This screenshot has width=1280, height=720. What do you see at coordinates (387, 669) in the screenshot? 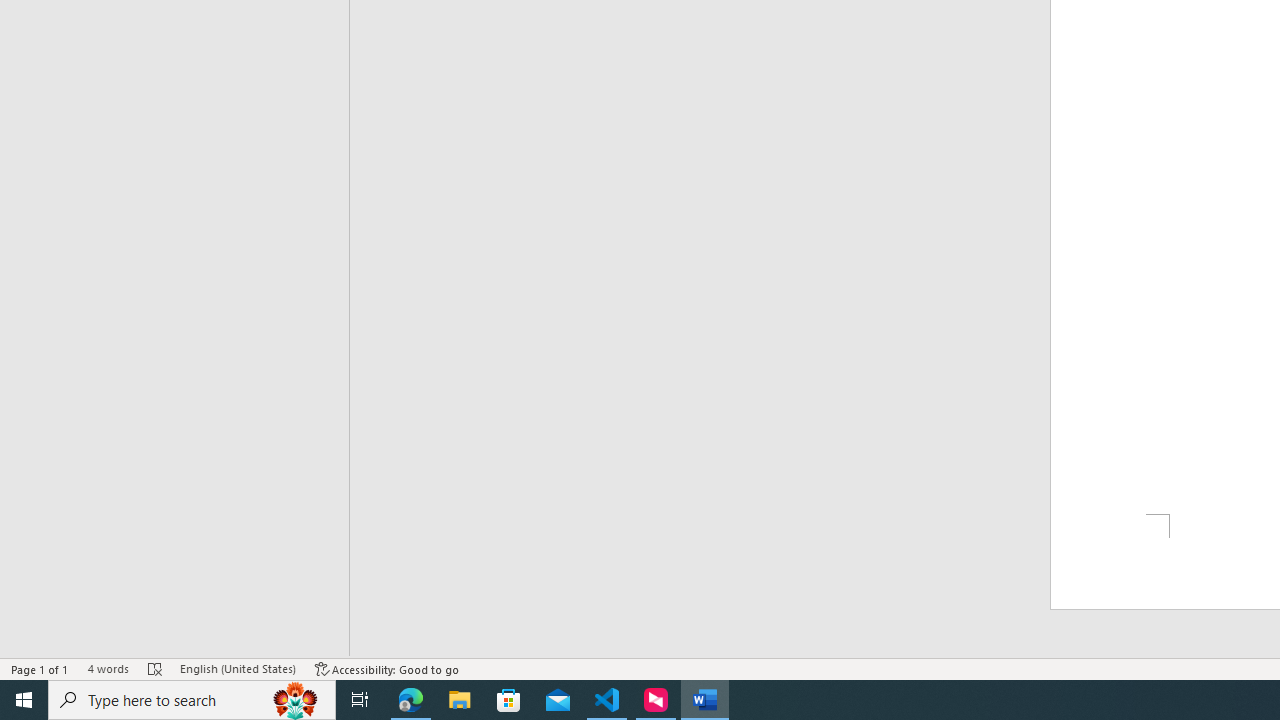
I see `'Accessibility Checker Accessibility: Good to go'` at bounding box center [387, 669].